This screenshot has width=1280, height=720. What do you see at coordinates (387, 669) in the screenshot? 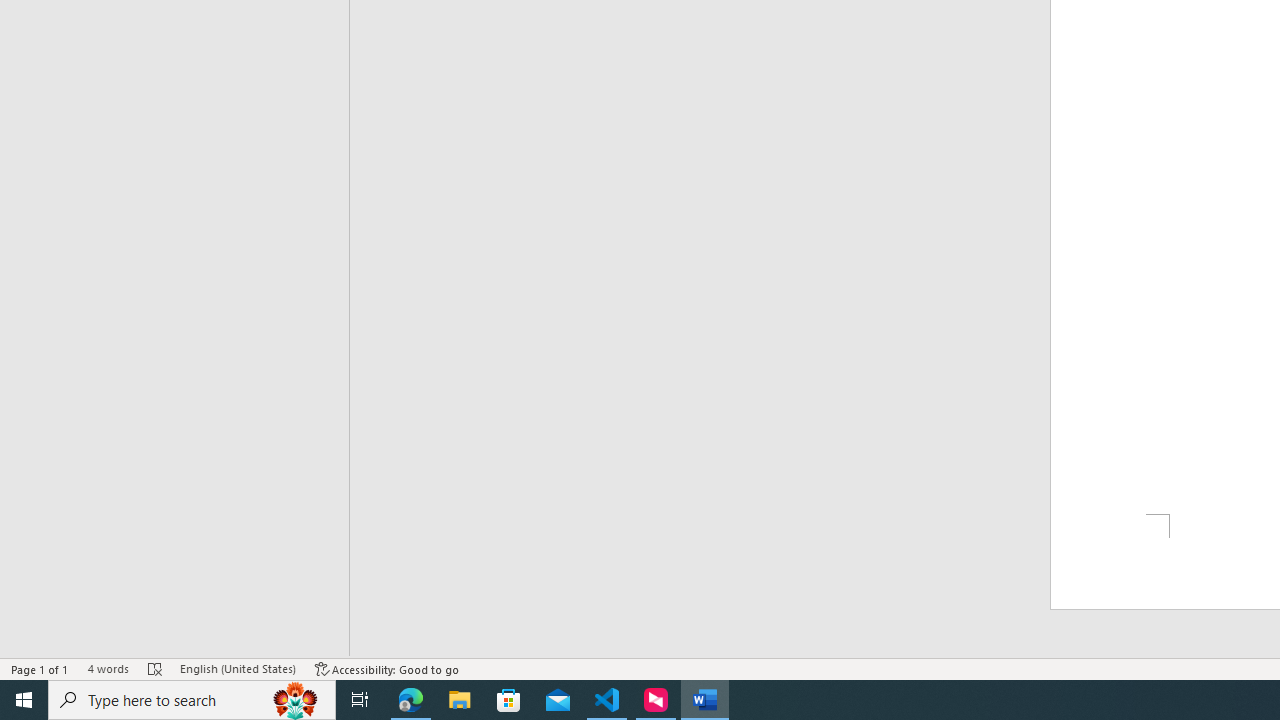
I see `'Accessibility Checker Accessibility: Good to go'` at bounding box center [387, 669].